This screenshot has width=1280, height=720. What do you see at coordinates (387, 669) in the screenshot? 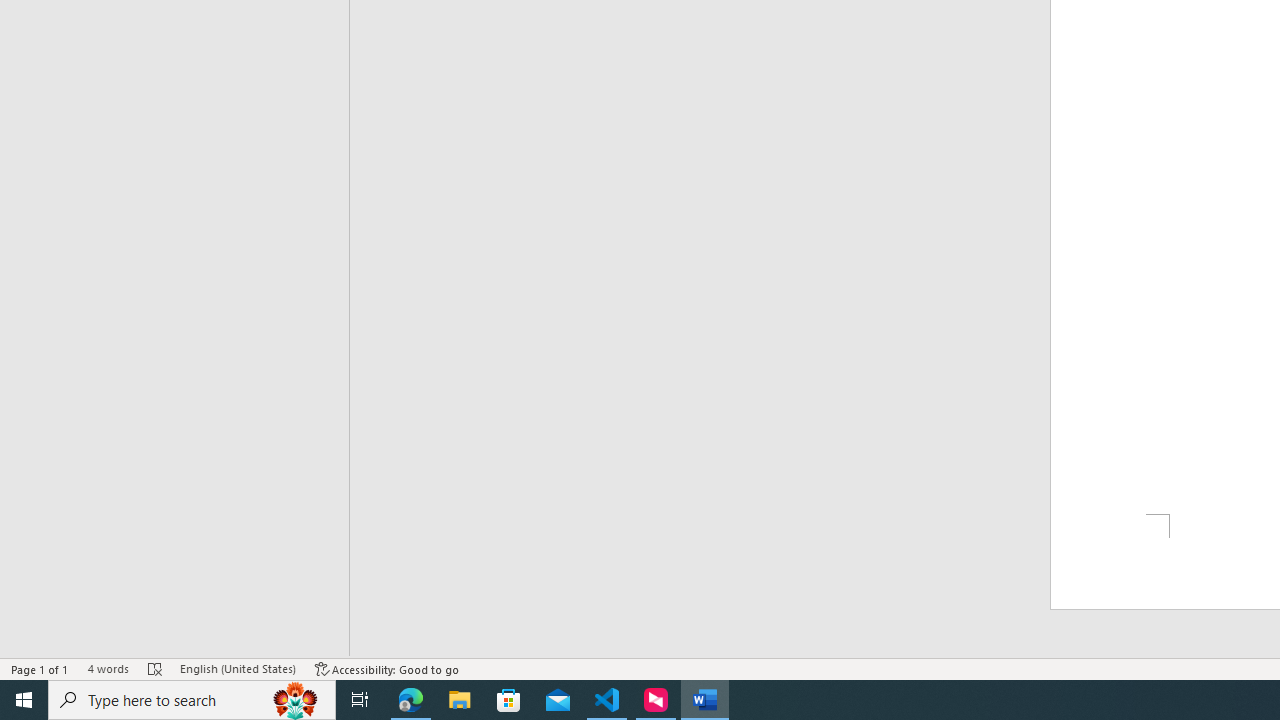
I see `'Accessibility Checker Accessibility: Good to go'` at bounding box center [387, 669].